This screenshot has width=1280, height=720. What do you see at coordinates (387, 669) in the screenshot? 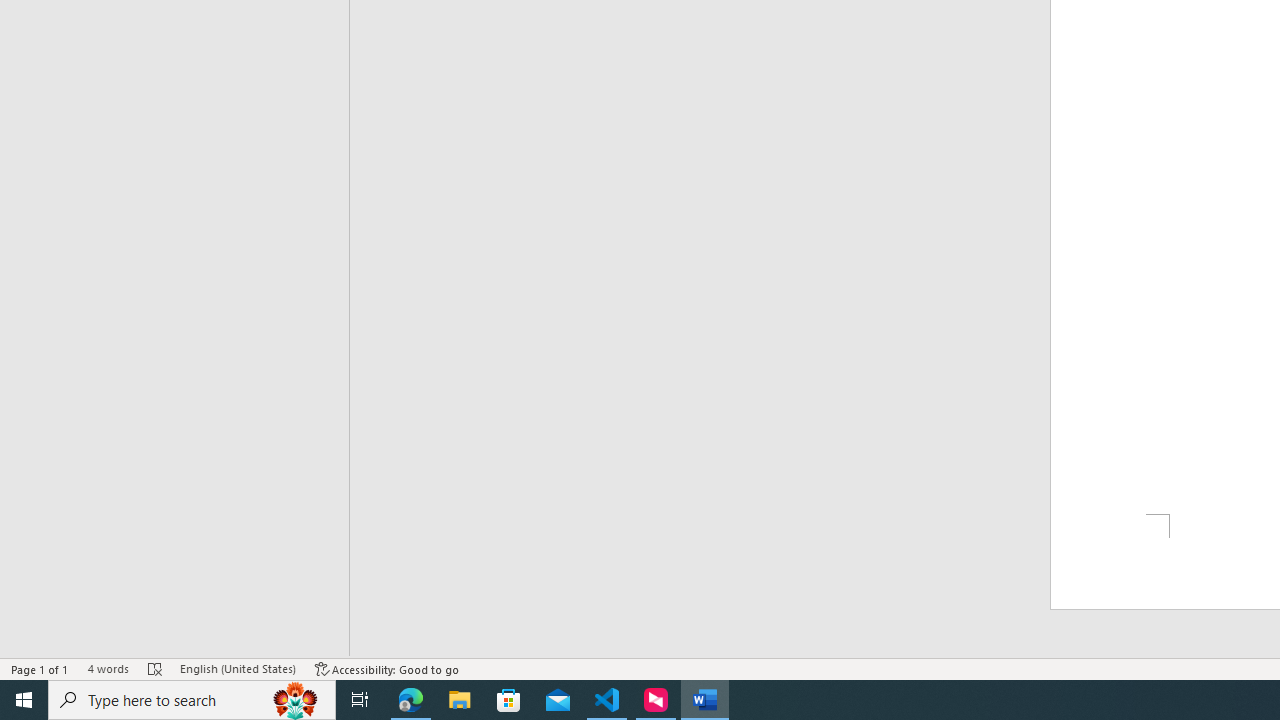
I see `'Accessibility Checker Accessibility: Good to go'` at bounding box center [387, 669].